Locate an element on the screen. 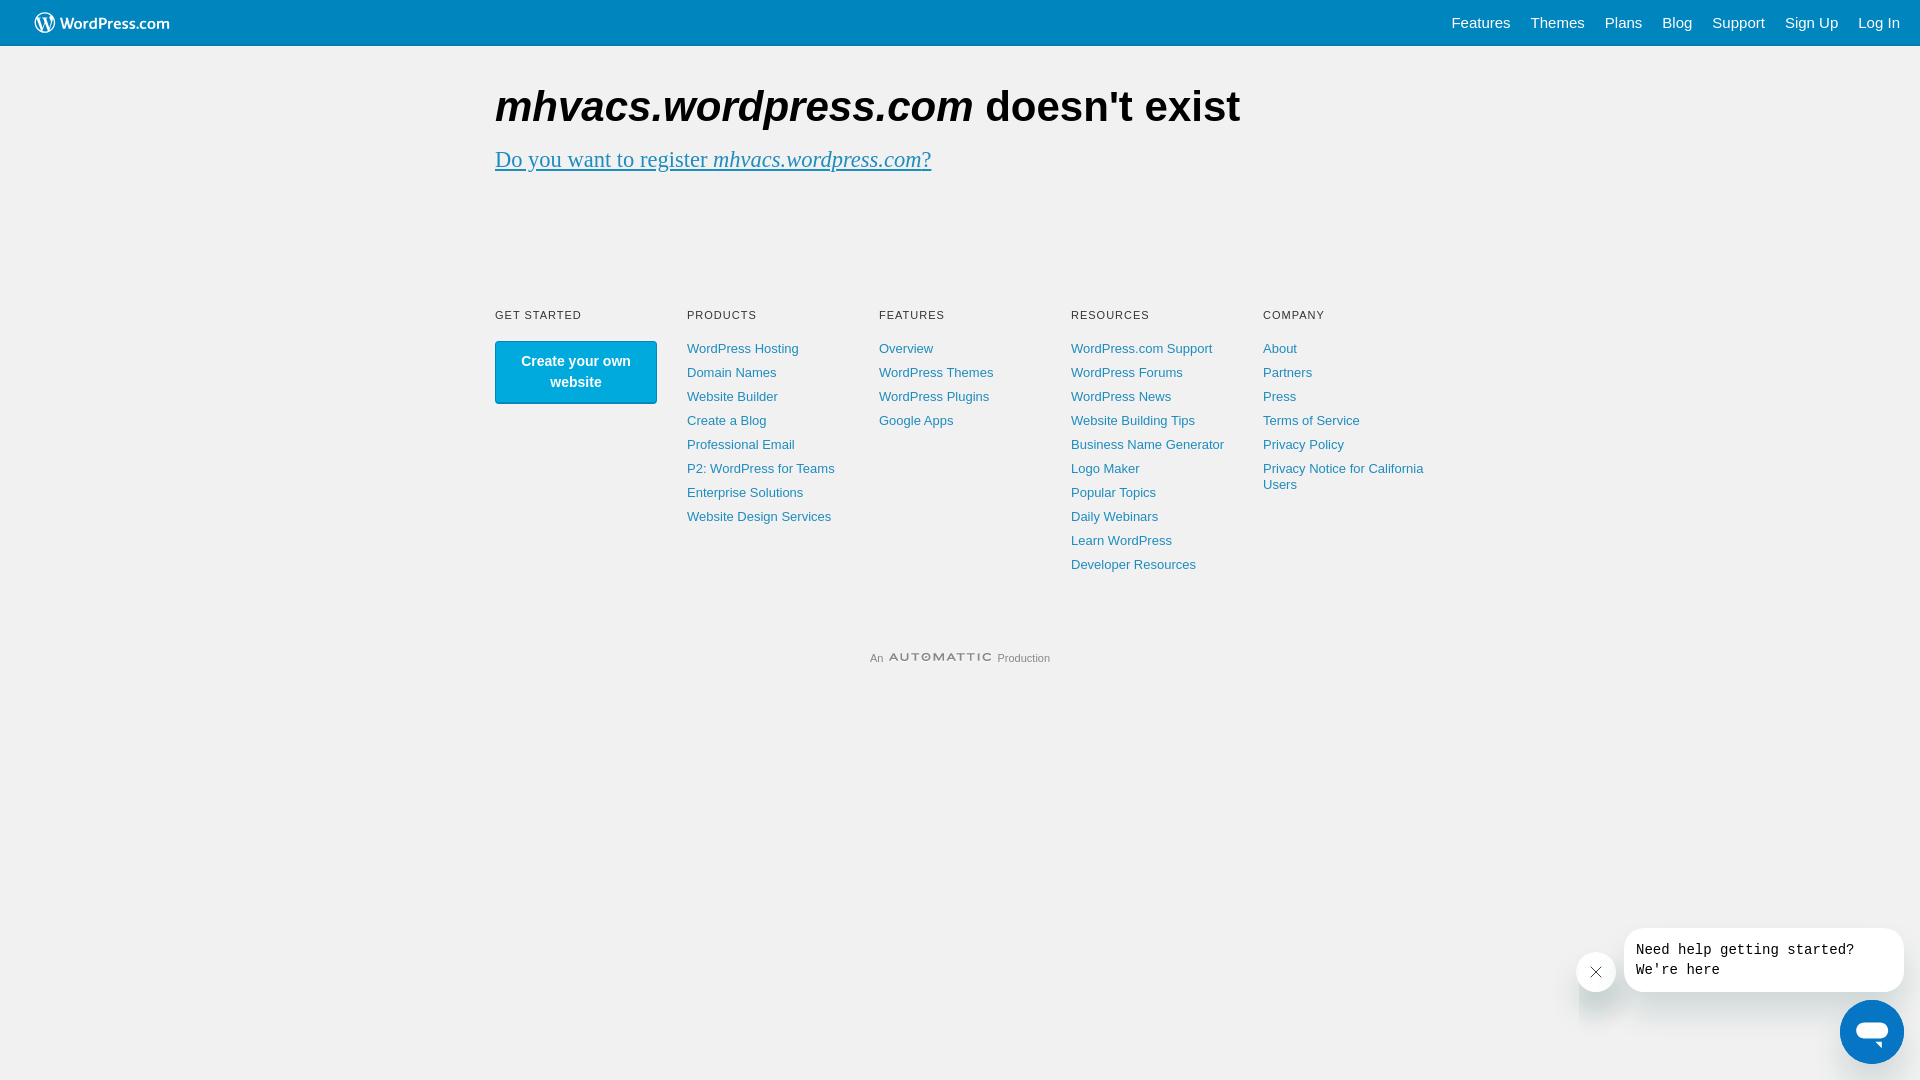 This screenshot has height=1080, width=1920. 'Blog' is located at coordinates (1676, 23).